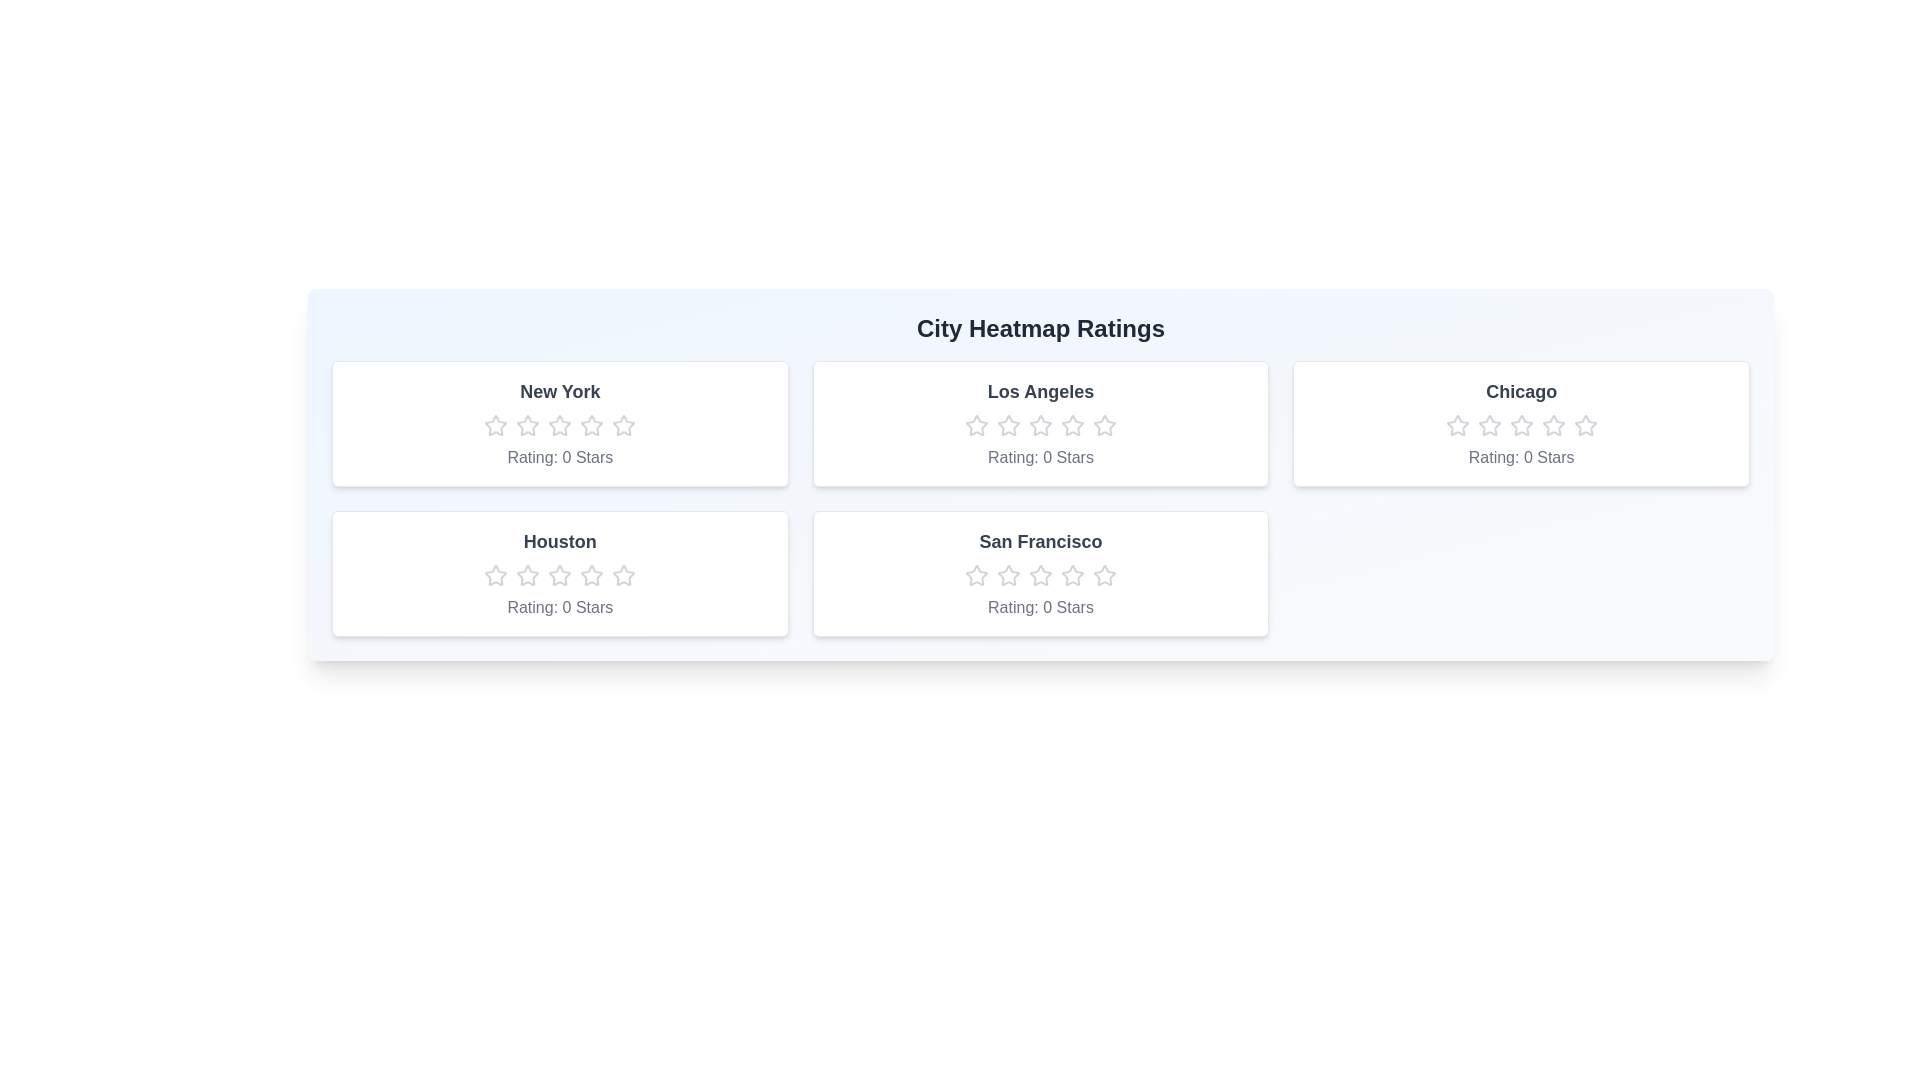 The height and width of the screenshot is (1080, 1920). What do you see at coordinates (1103, 424) in the screenshot?
I see `the Los Angeles rating star number 5` at bounding box center [1103, 424].